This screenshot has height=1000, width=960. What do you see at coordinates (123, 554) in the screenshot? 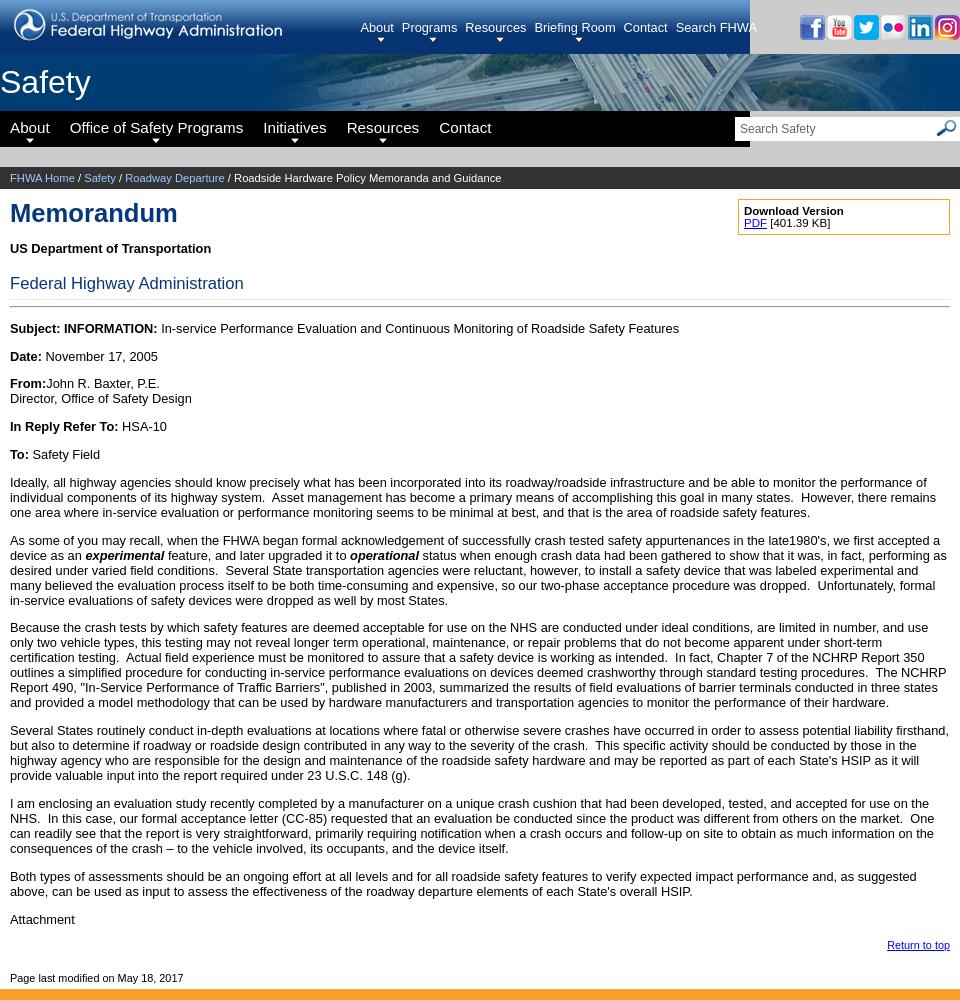
I see `'experimental'` at bounding box center [123, 554].